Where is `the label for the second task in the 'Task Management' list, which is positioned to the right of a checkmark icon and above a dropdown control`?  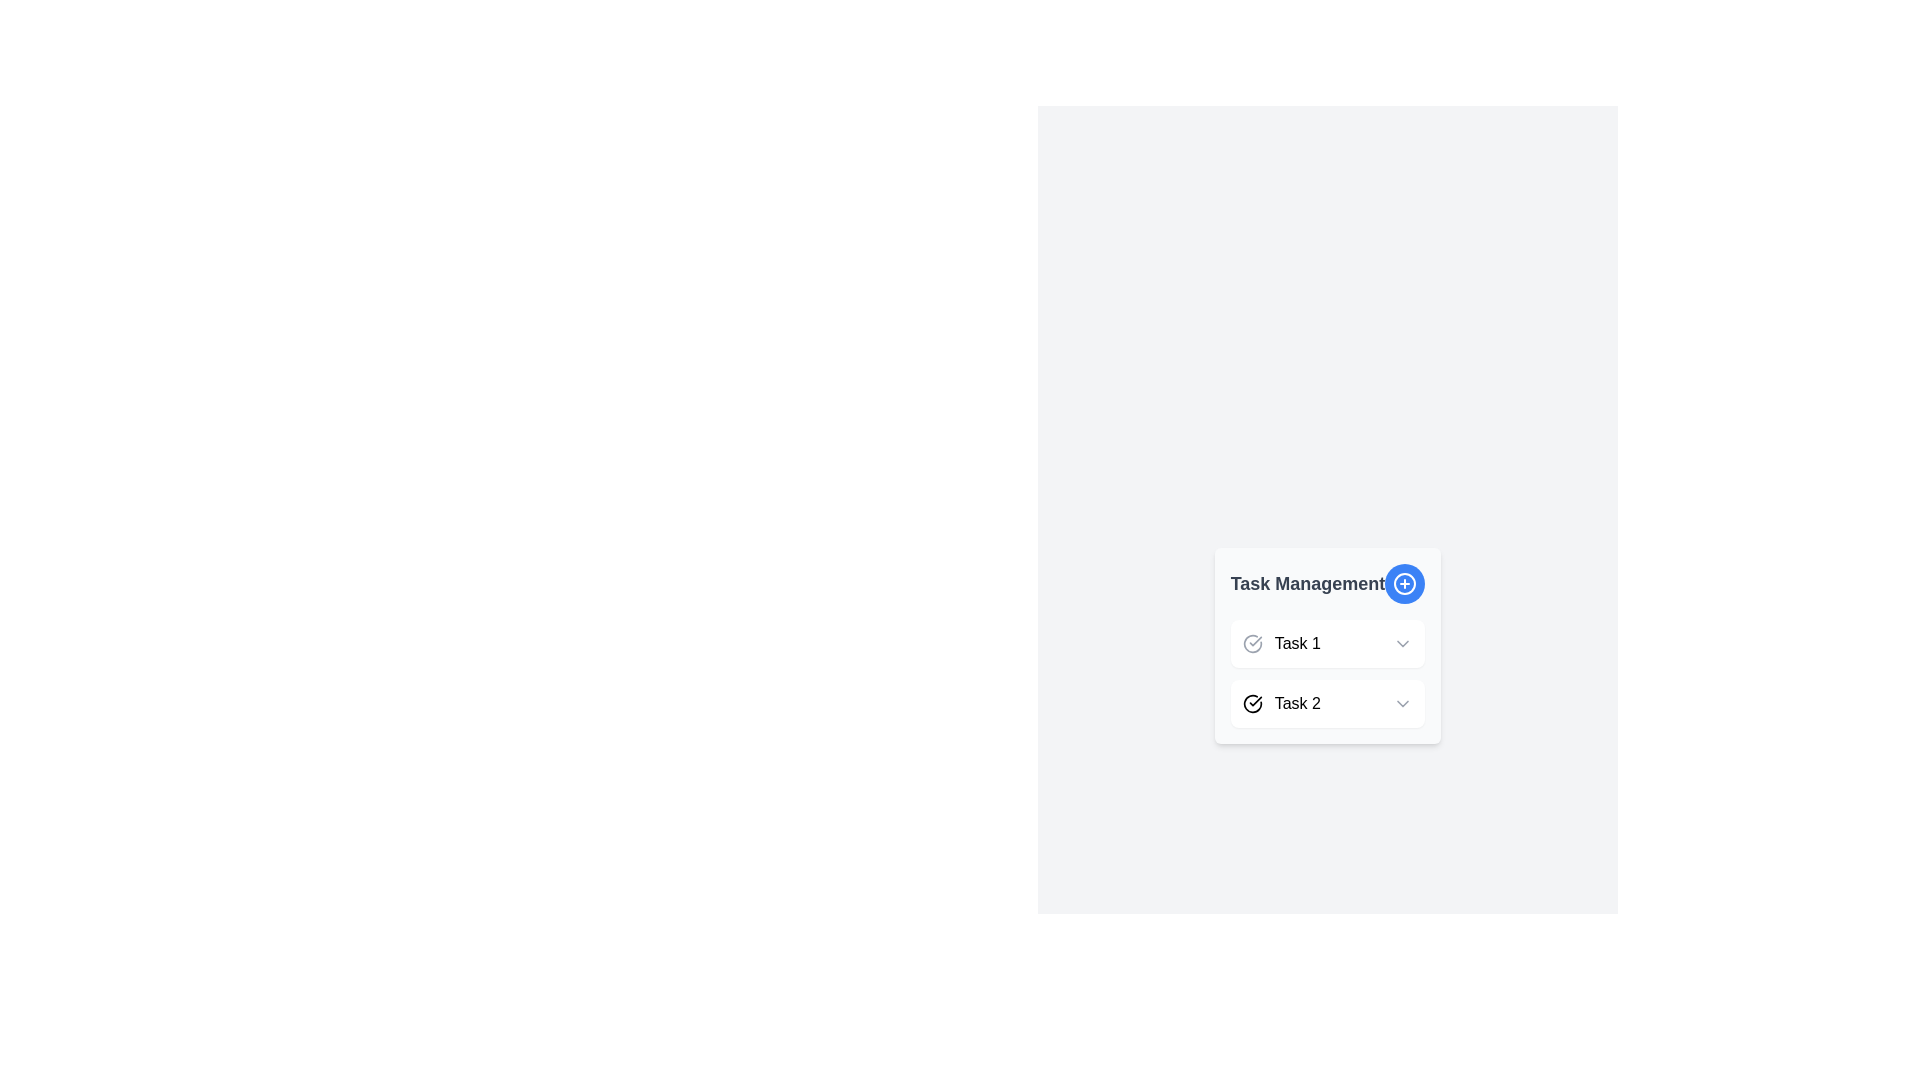
the label for the second task in the 'Task Management' list, which is positioned to the right of a checkmark icon and above a dropdown control is located at coordinates (1297, 703).